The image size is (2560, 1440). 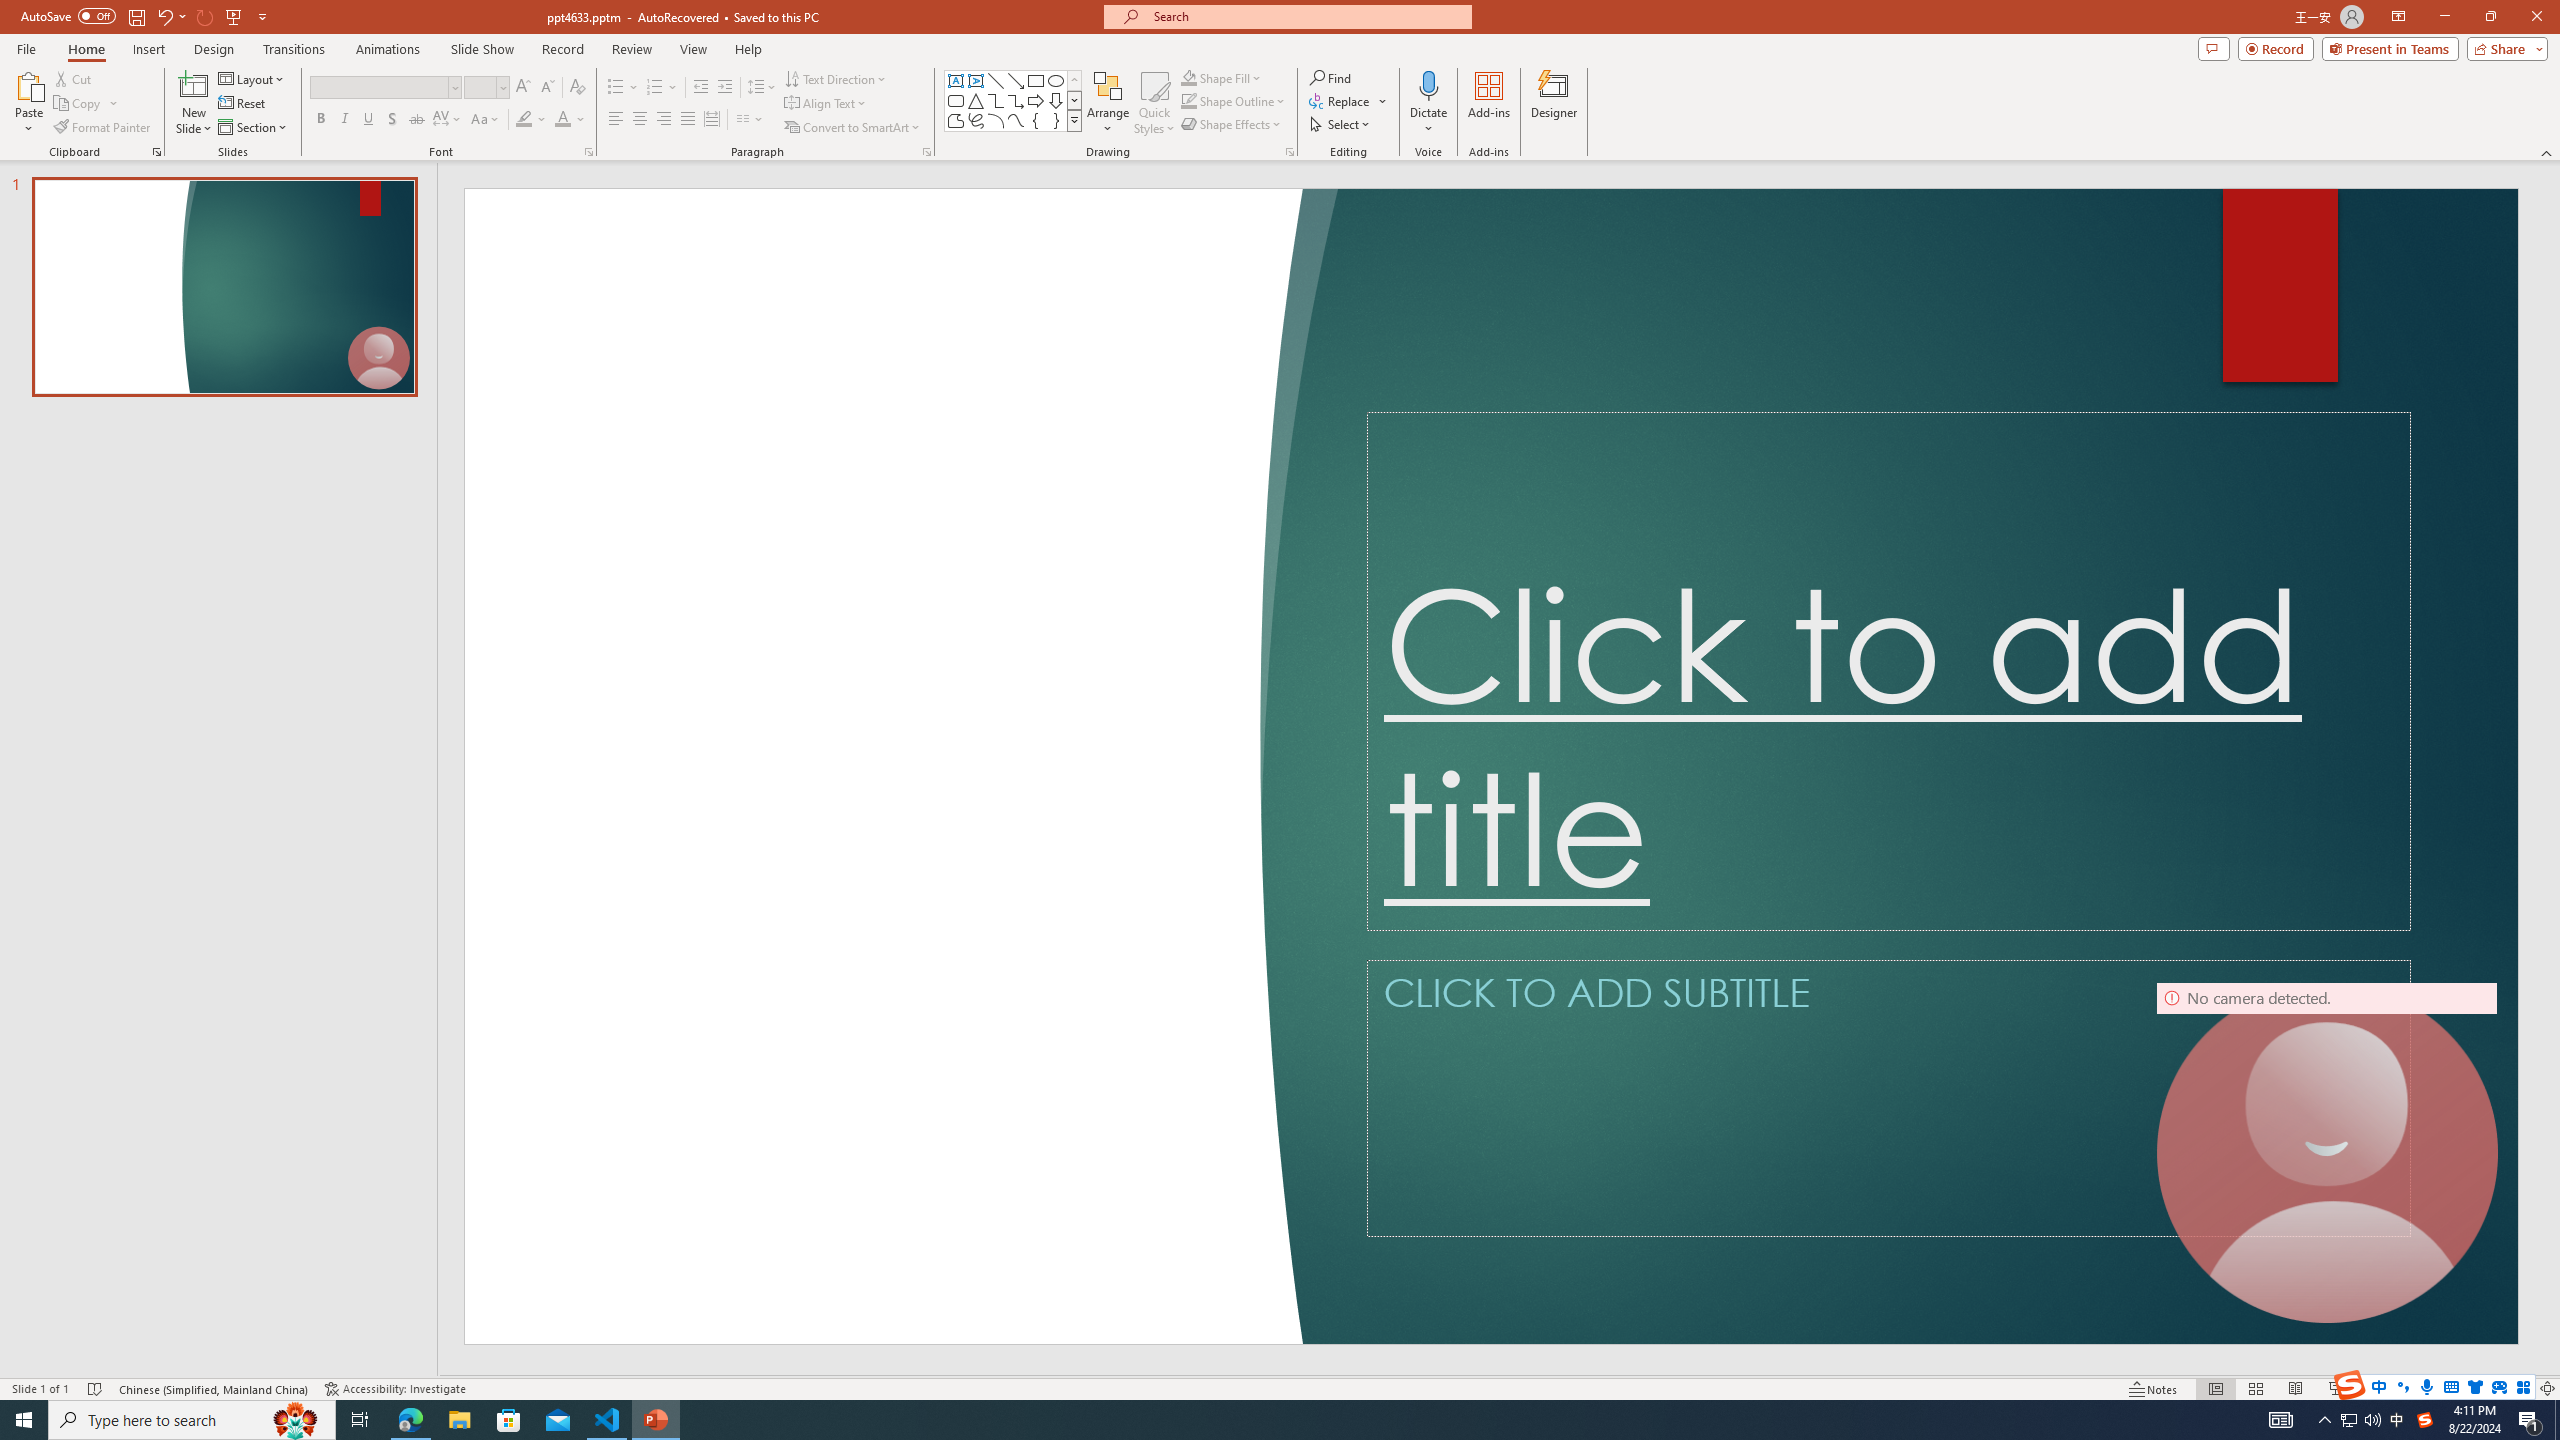 I want to click on 'Center', so click(x=640, y=118).